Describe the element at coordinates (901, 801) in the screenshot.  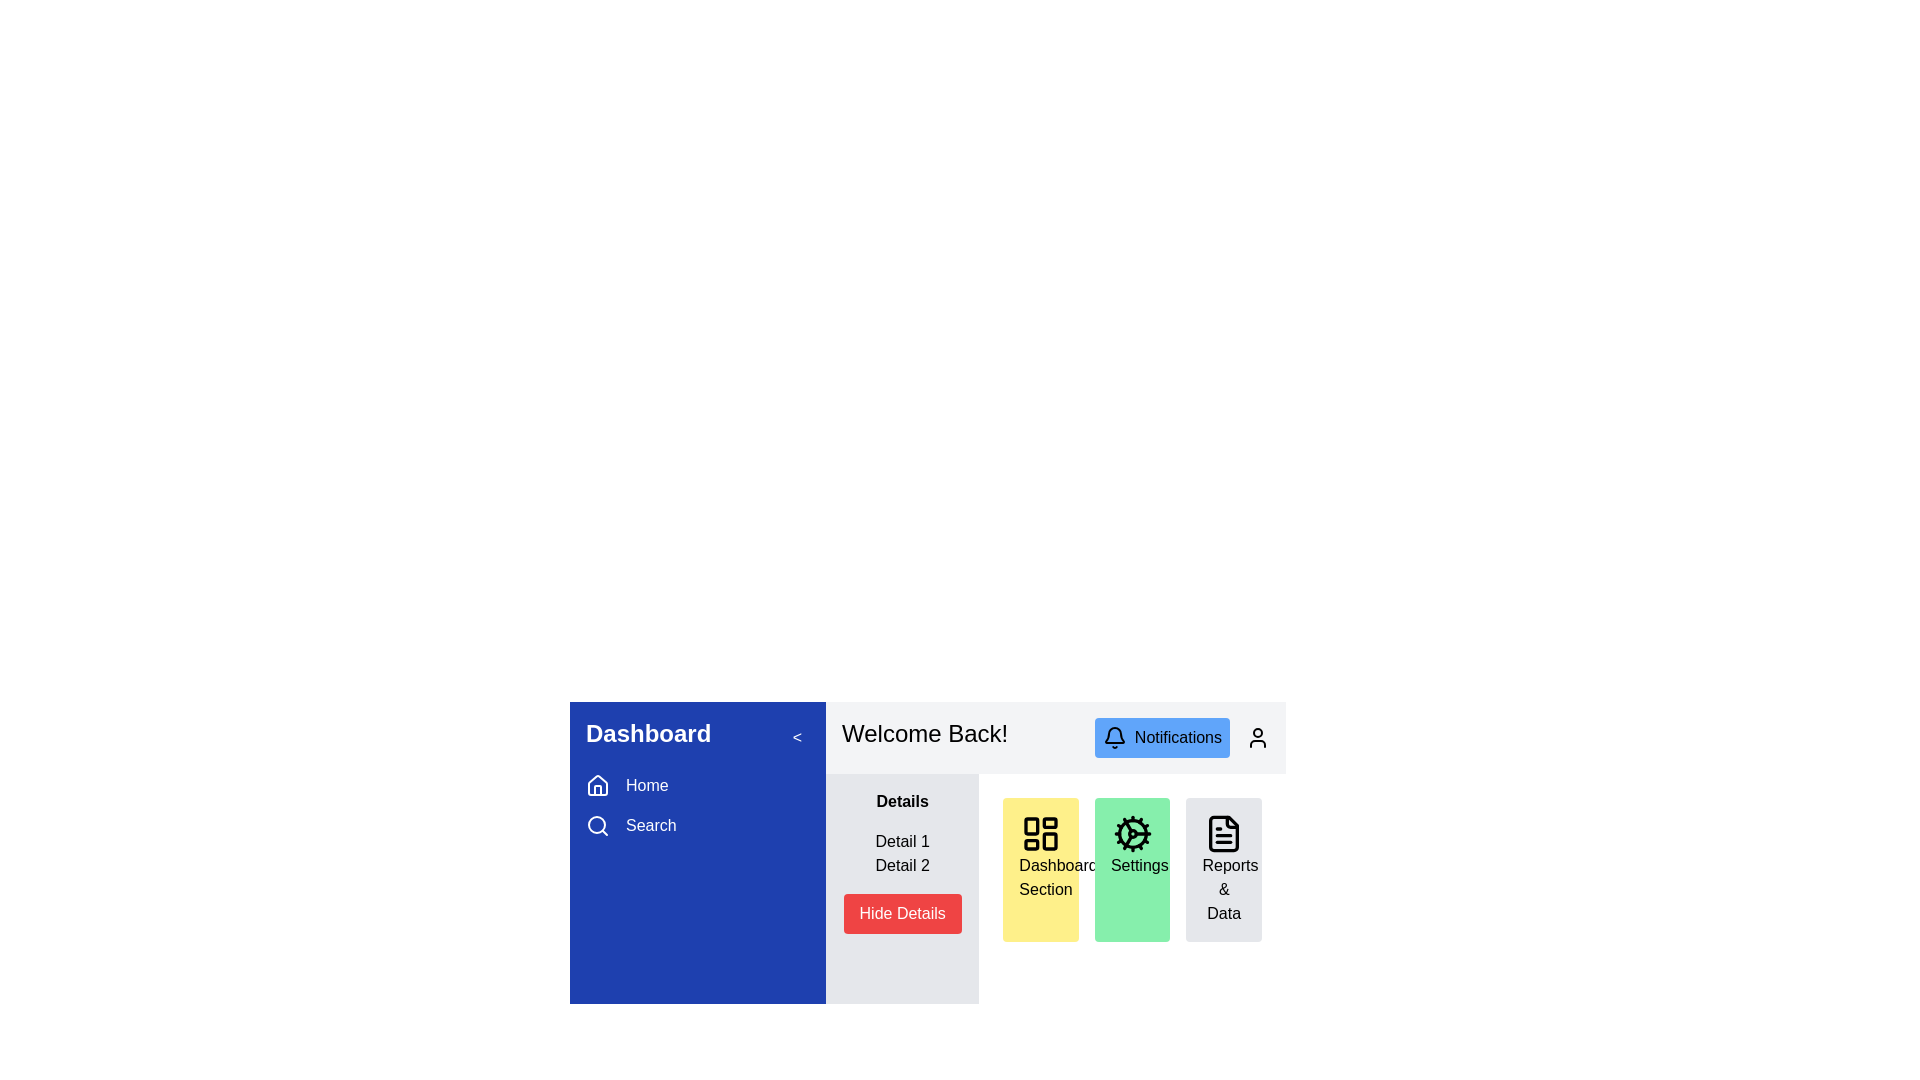
I see `the Text label that serves as a title or heading for the gray section, positioned above other labels and a red button labeled 'Hide Details'` at that location.